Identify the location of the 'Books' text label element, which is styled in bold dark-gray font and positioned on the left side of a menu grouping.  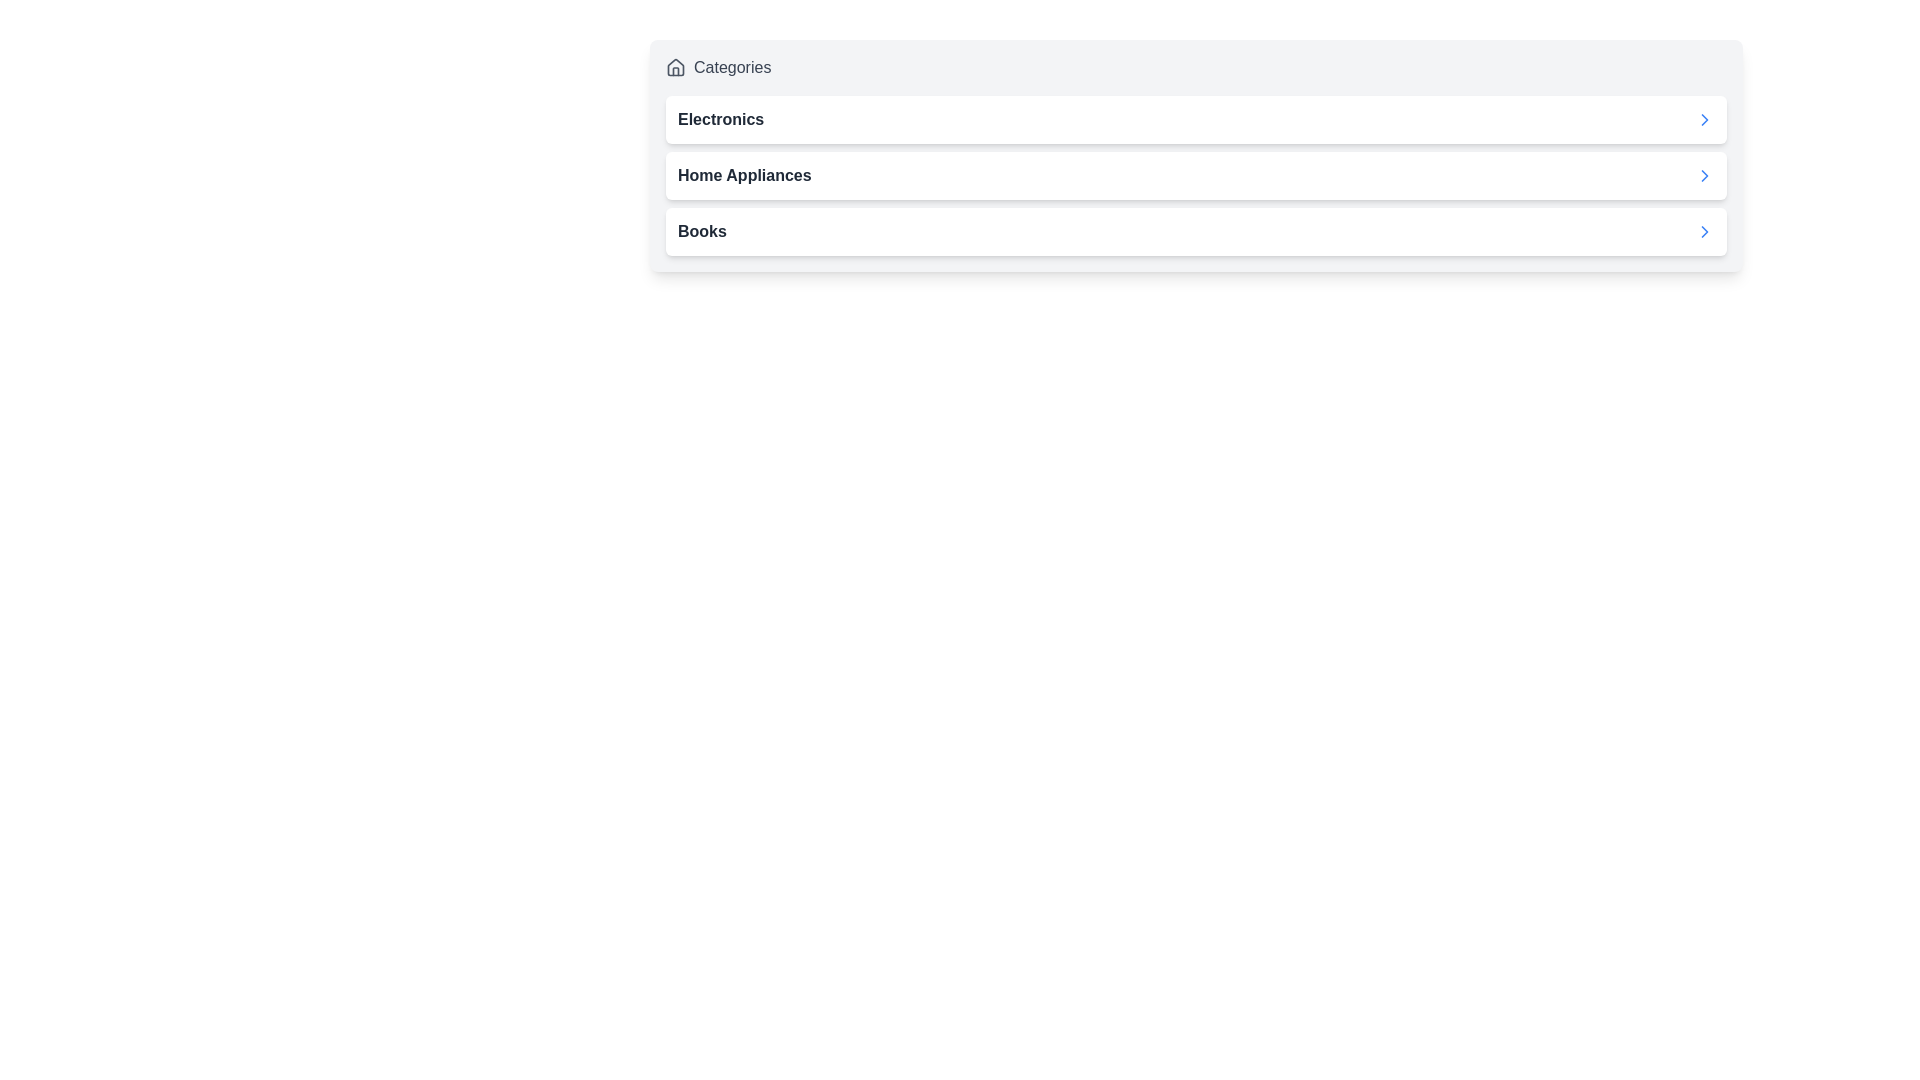
(702, 230).